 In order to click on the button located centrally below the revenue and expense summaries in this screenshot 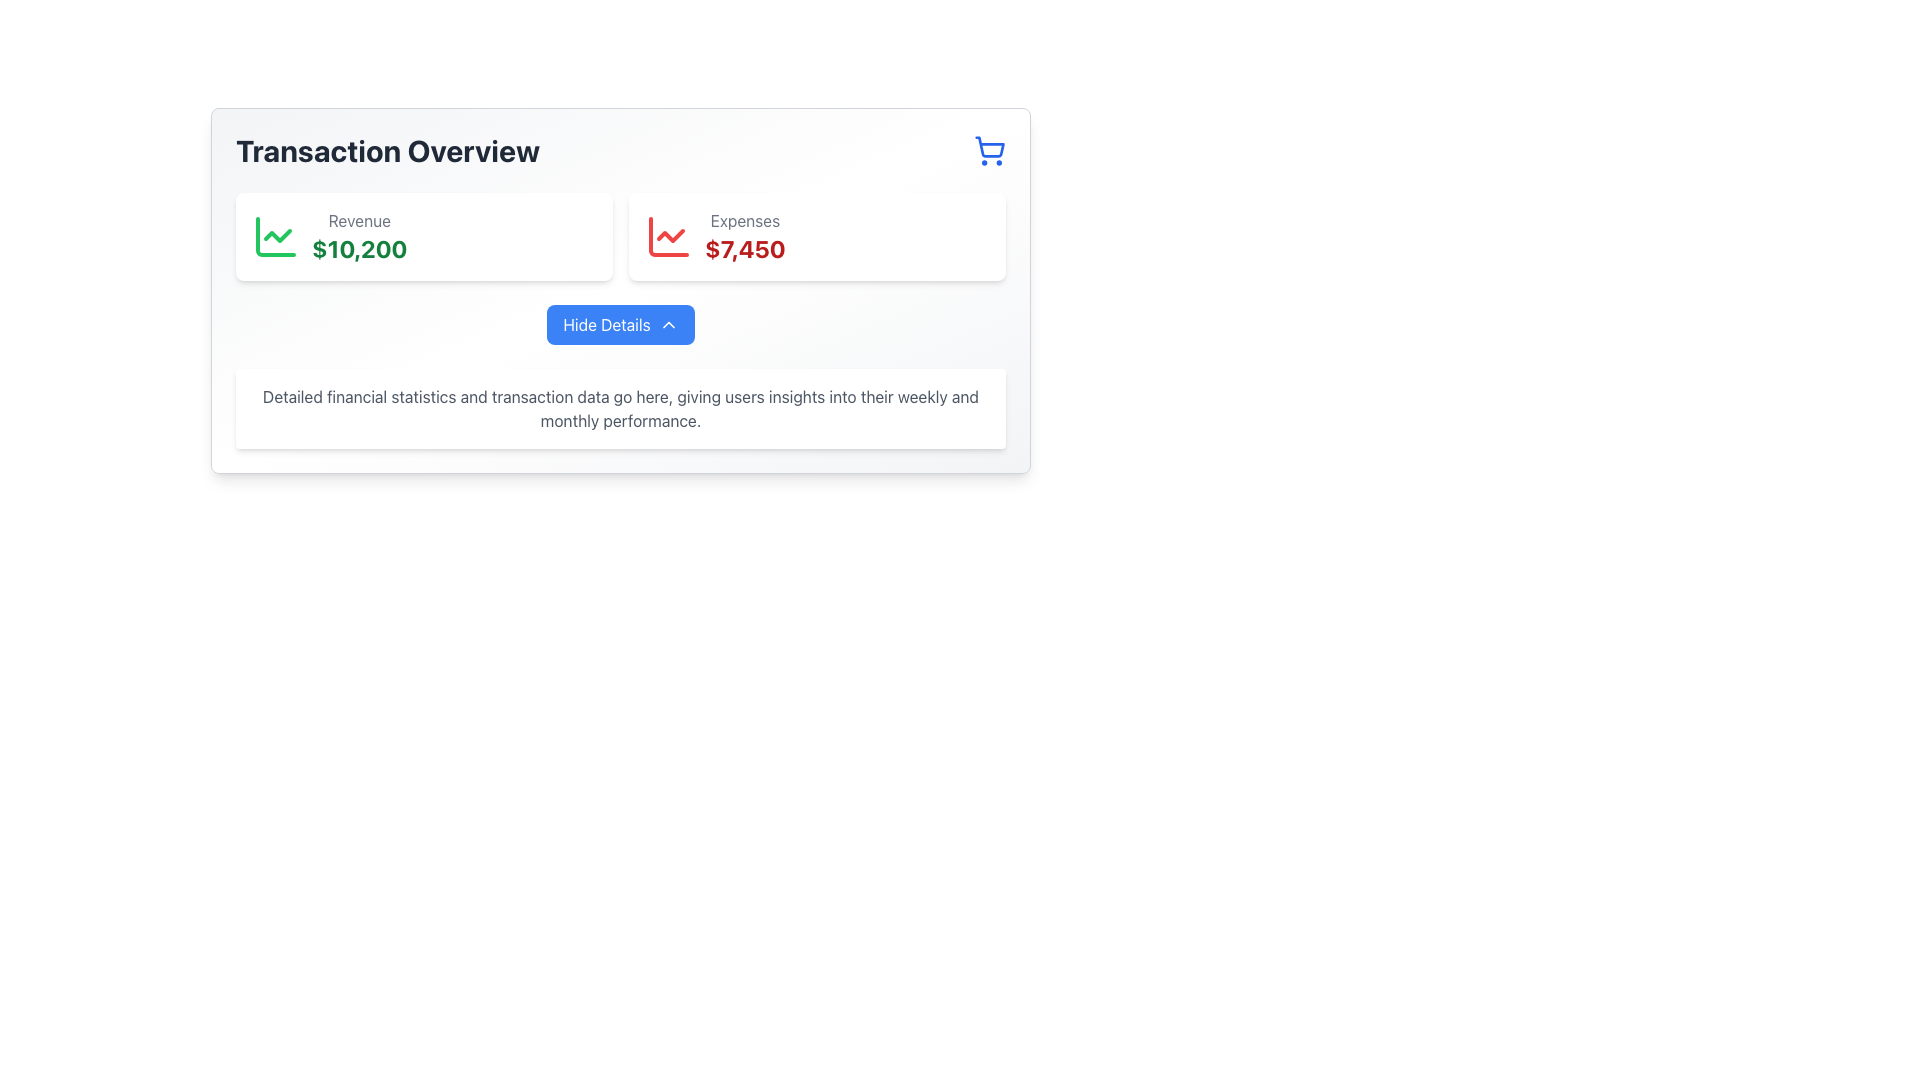, I will do `click(619, 323)`.